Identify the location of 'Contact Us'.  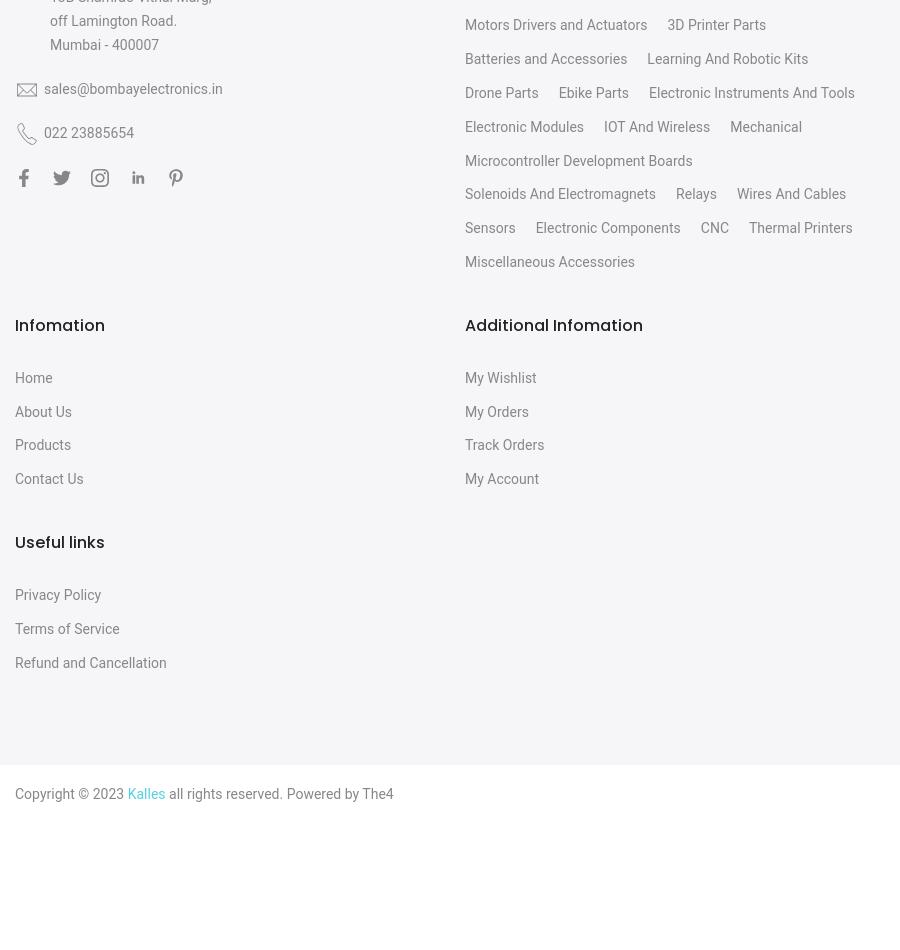
(47, 478).